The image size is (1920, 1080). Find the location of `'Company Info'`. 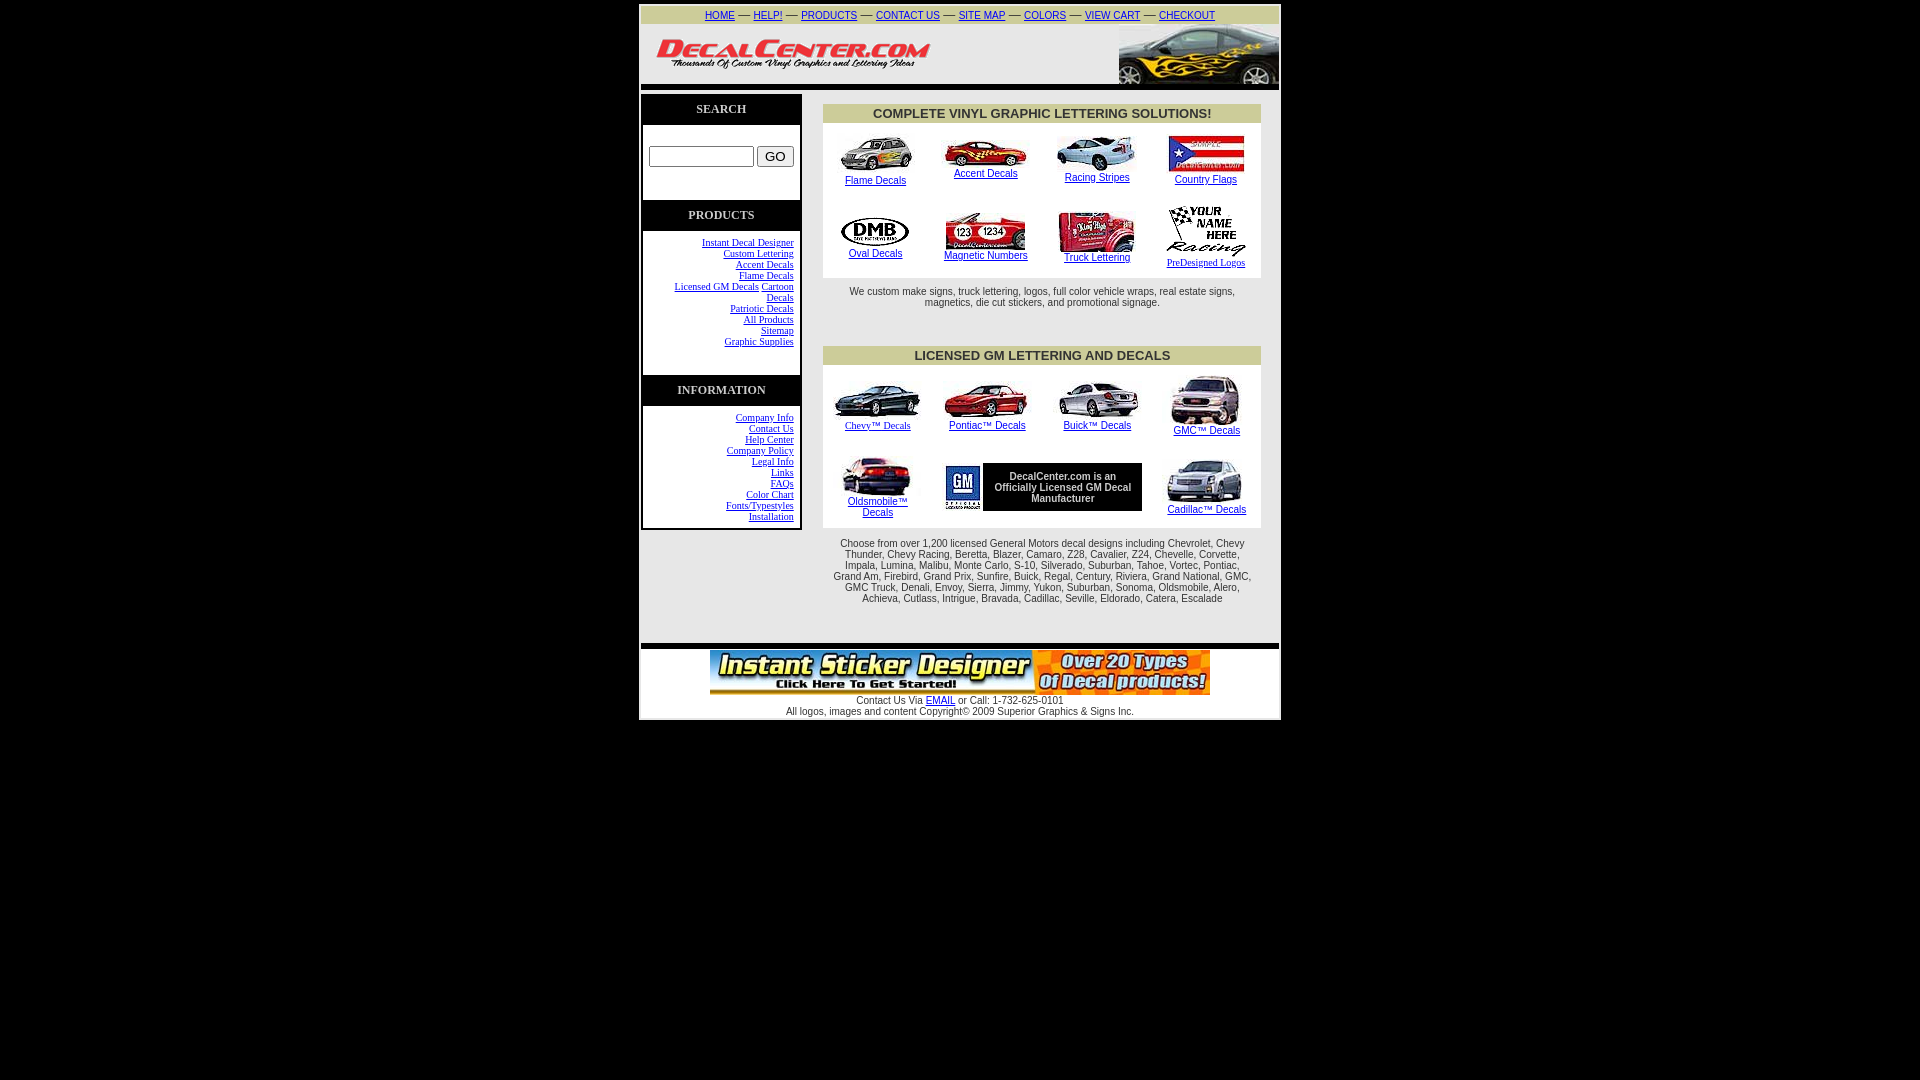

'Company Info' is located at coordinates (763, 415).